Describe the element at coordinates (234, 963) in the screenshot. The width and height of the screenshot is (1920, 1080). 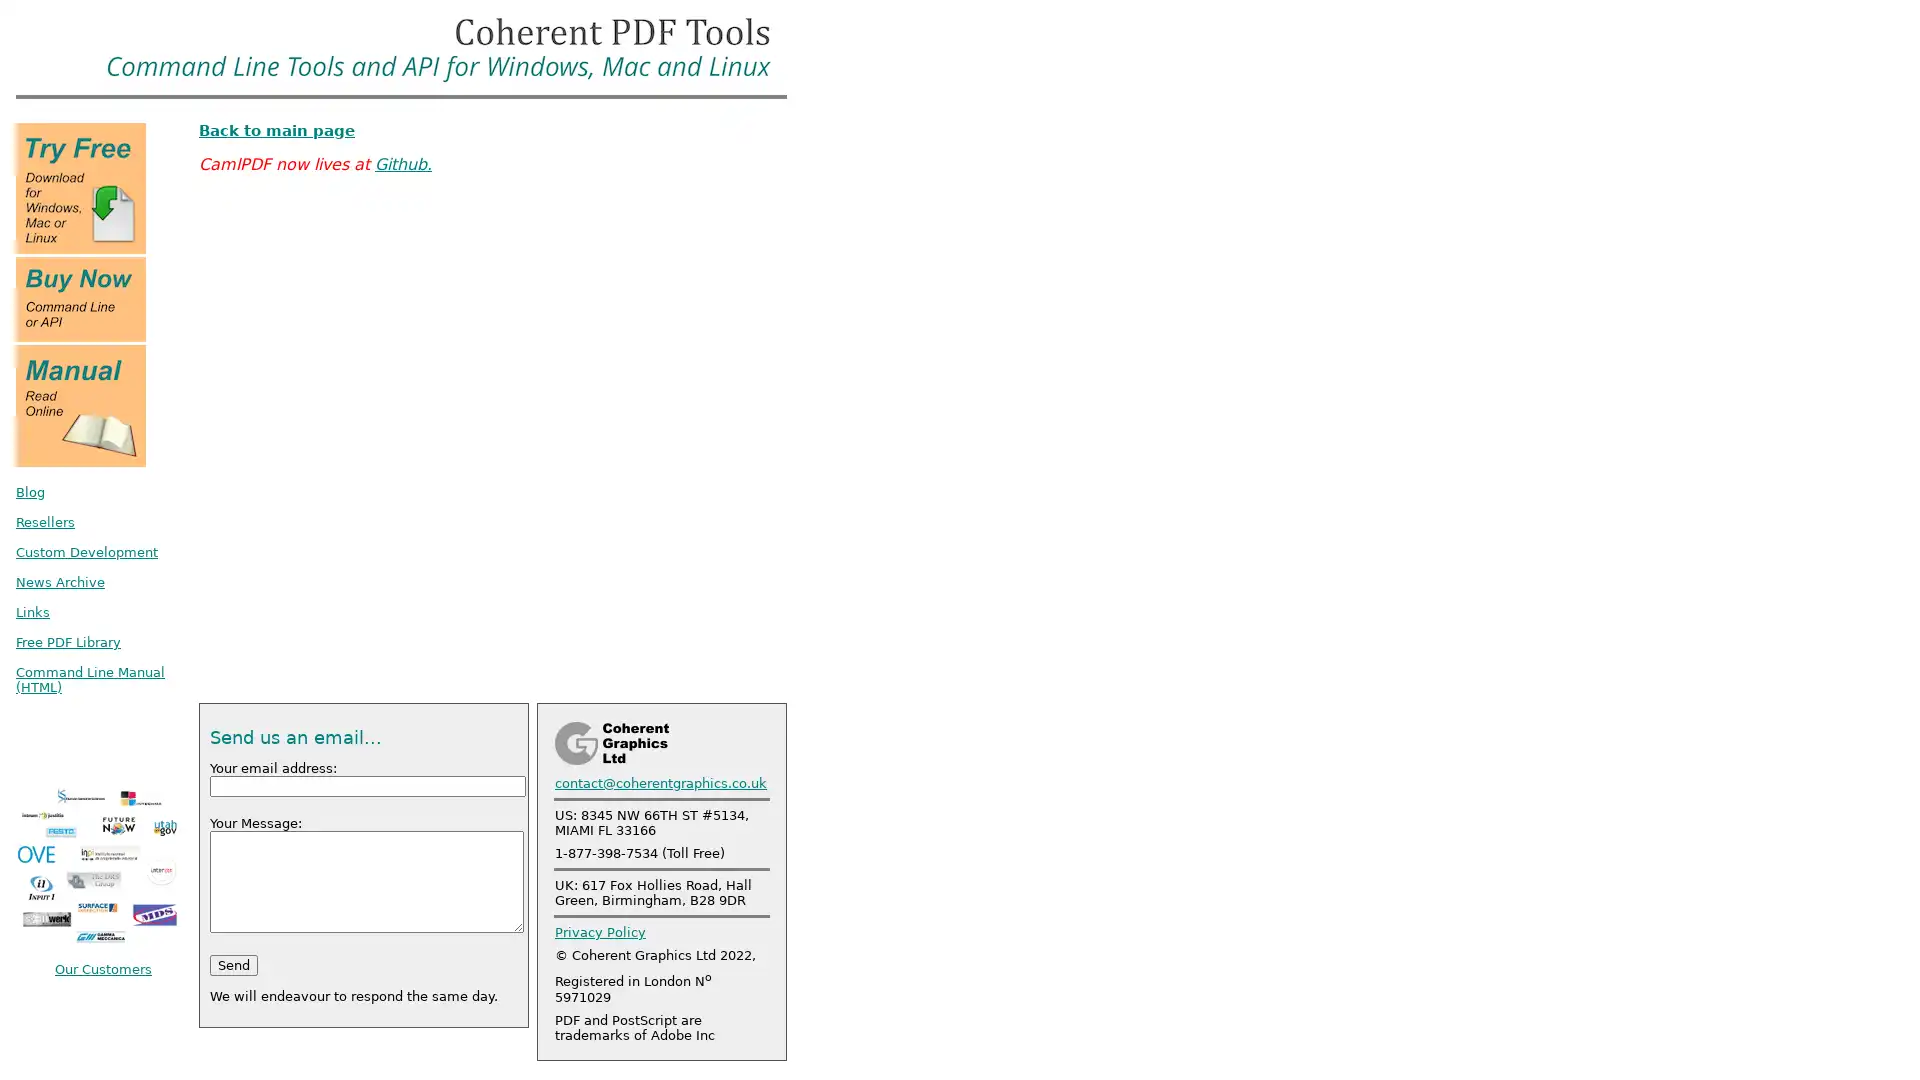
I see `Send` at that location.